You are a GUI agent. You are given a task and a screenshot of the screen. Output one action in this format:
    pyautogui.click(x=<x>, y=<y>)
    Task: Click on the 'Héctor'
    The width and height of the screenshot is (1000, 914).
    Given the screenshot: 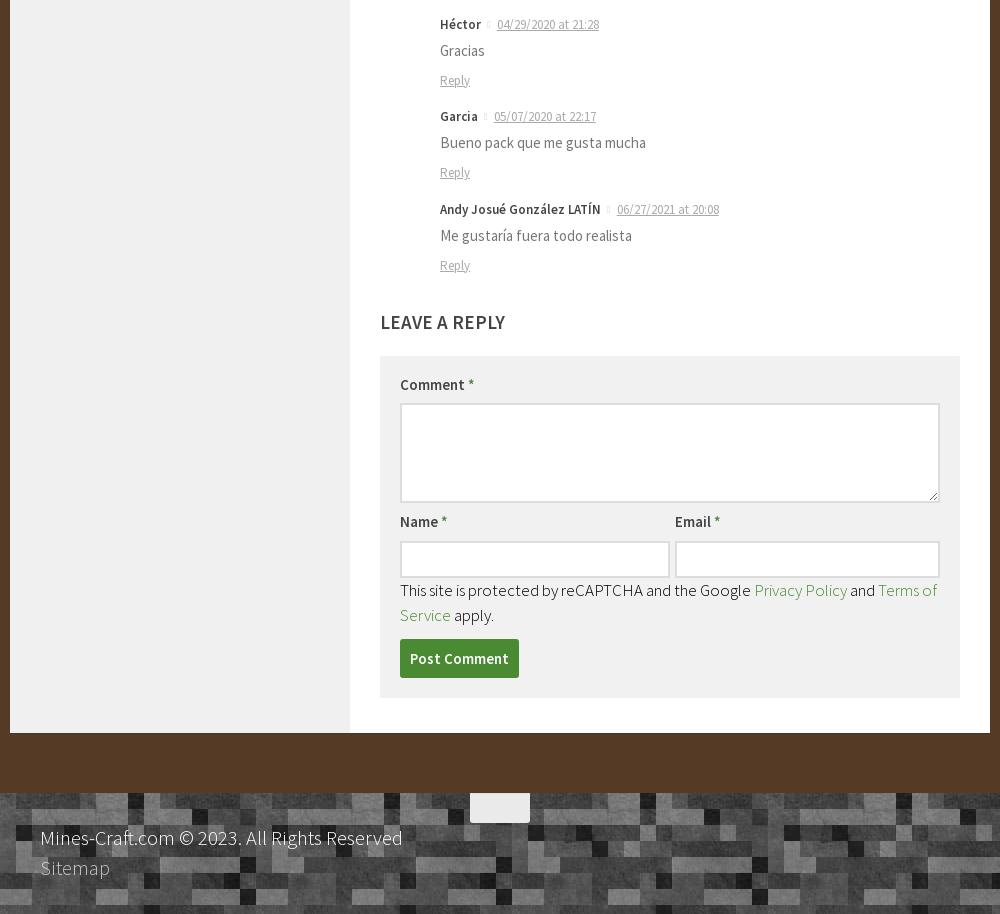 What is the action you would take?
    pyautogui.click(x=439, y=23)
    